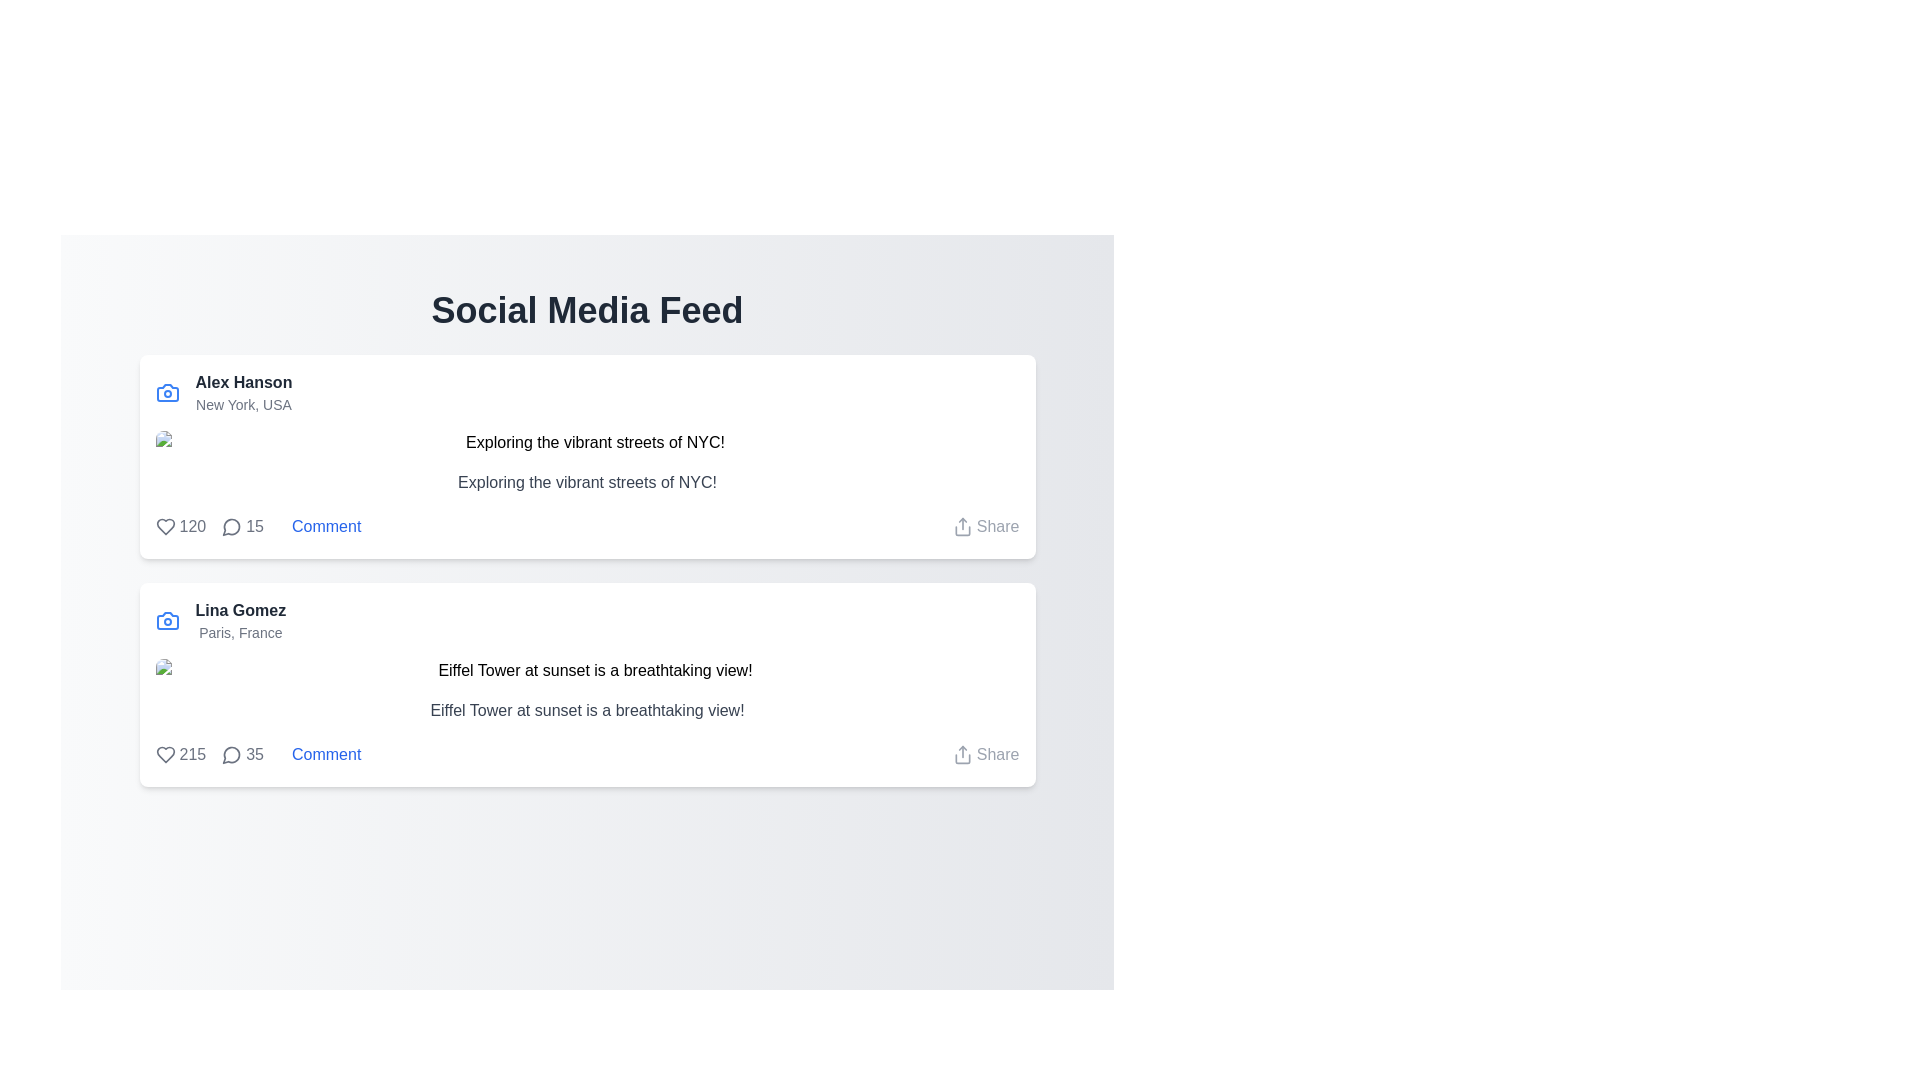  I want to click on the heart icon button located at the bottom left of the second card posted by Lina Gomez to express appreciation for the post and increase the like count, so click(165, 755).